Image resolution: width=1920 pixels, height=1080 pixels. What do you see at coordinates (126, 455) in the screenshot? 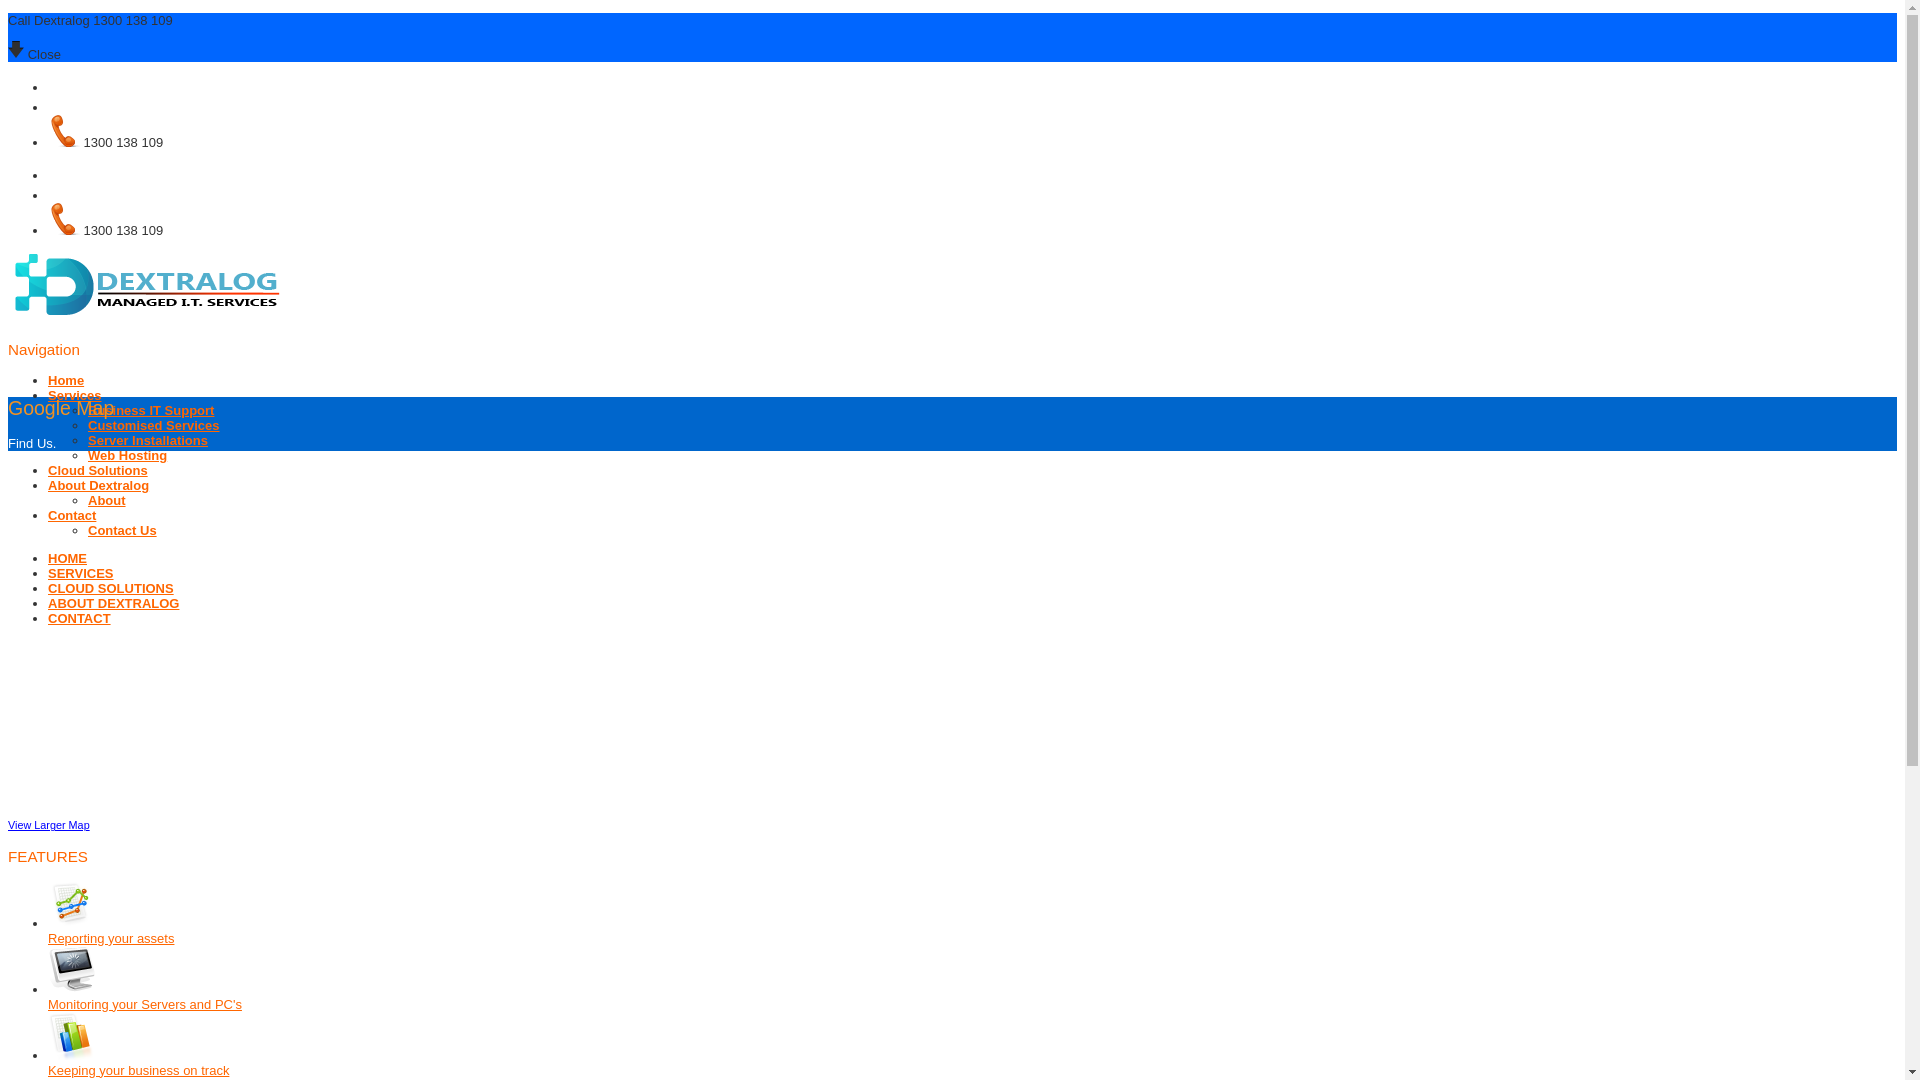
I see `'Web Hosting'` at bounding box center [126, 455].